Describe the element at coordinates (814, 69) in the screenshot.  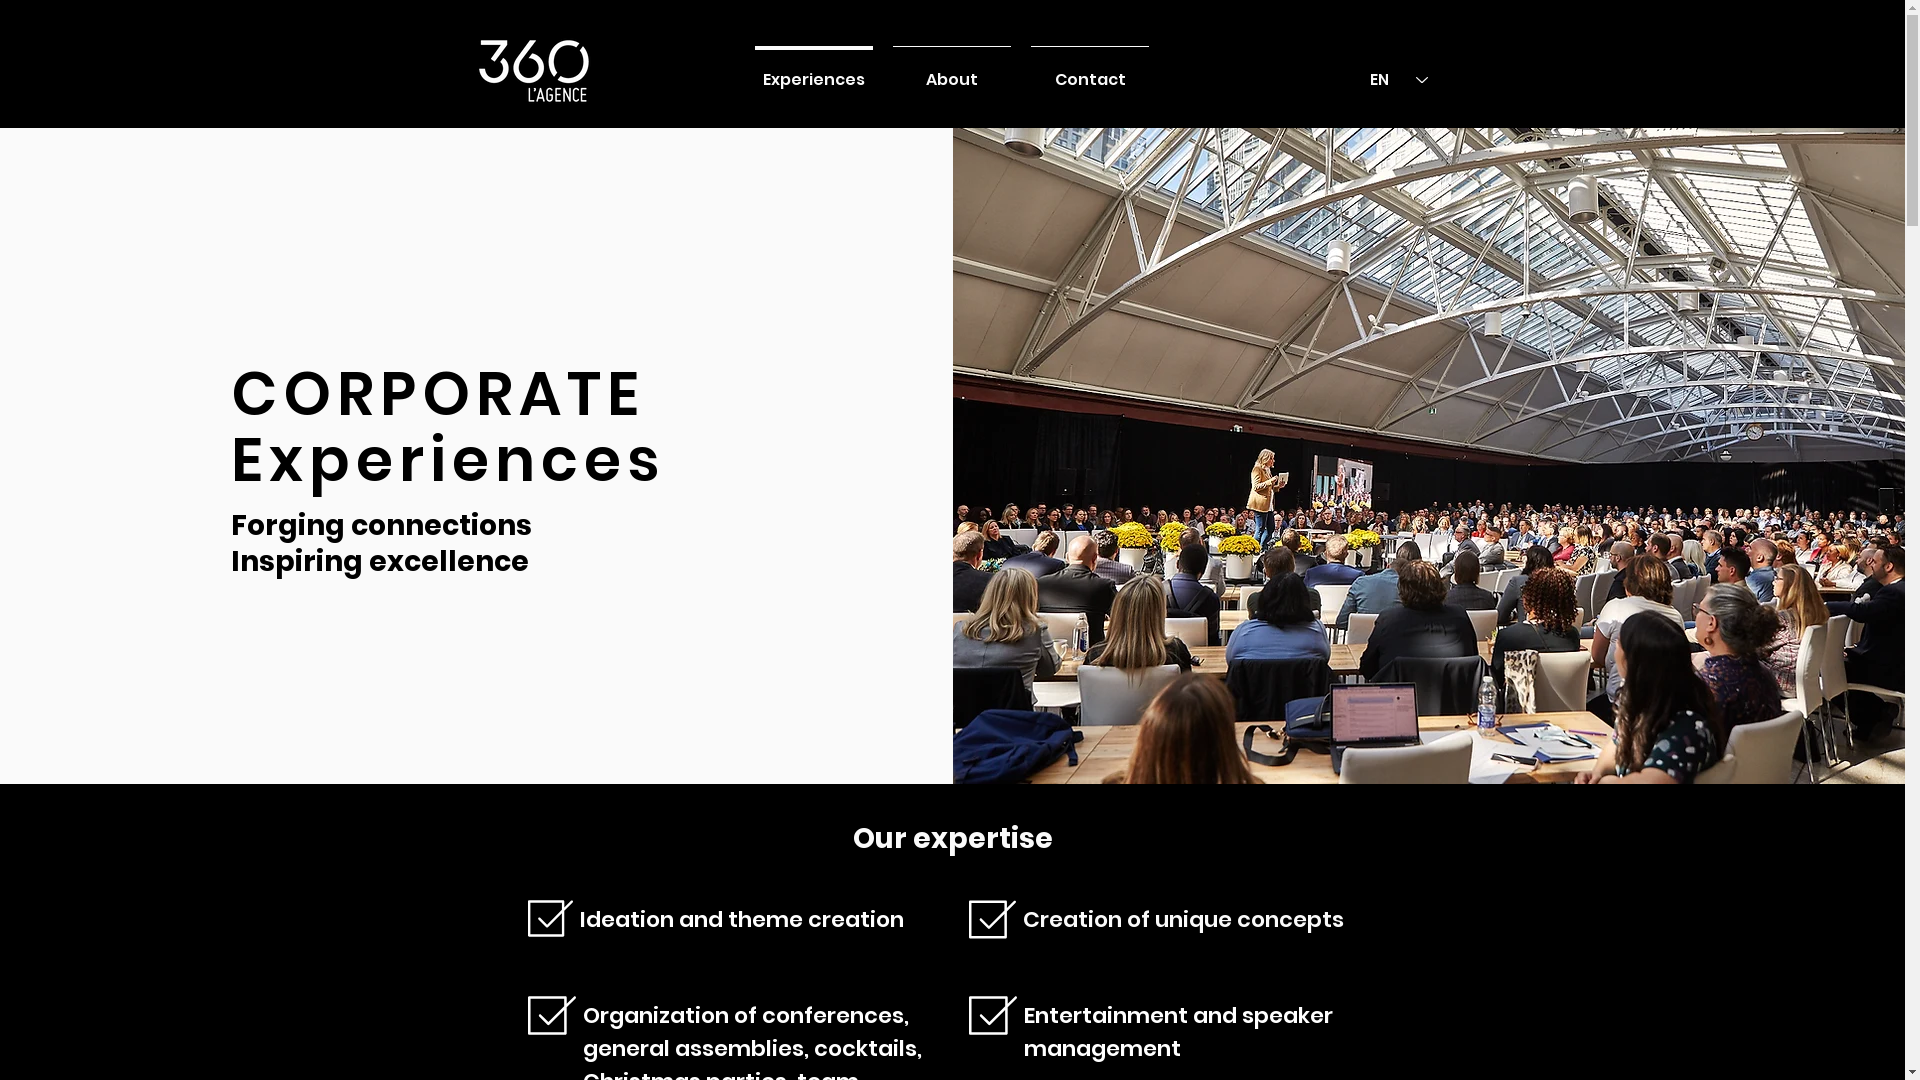
I see `'Experiences'` at that location.